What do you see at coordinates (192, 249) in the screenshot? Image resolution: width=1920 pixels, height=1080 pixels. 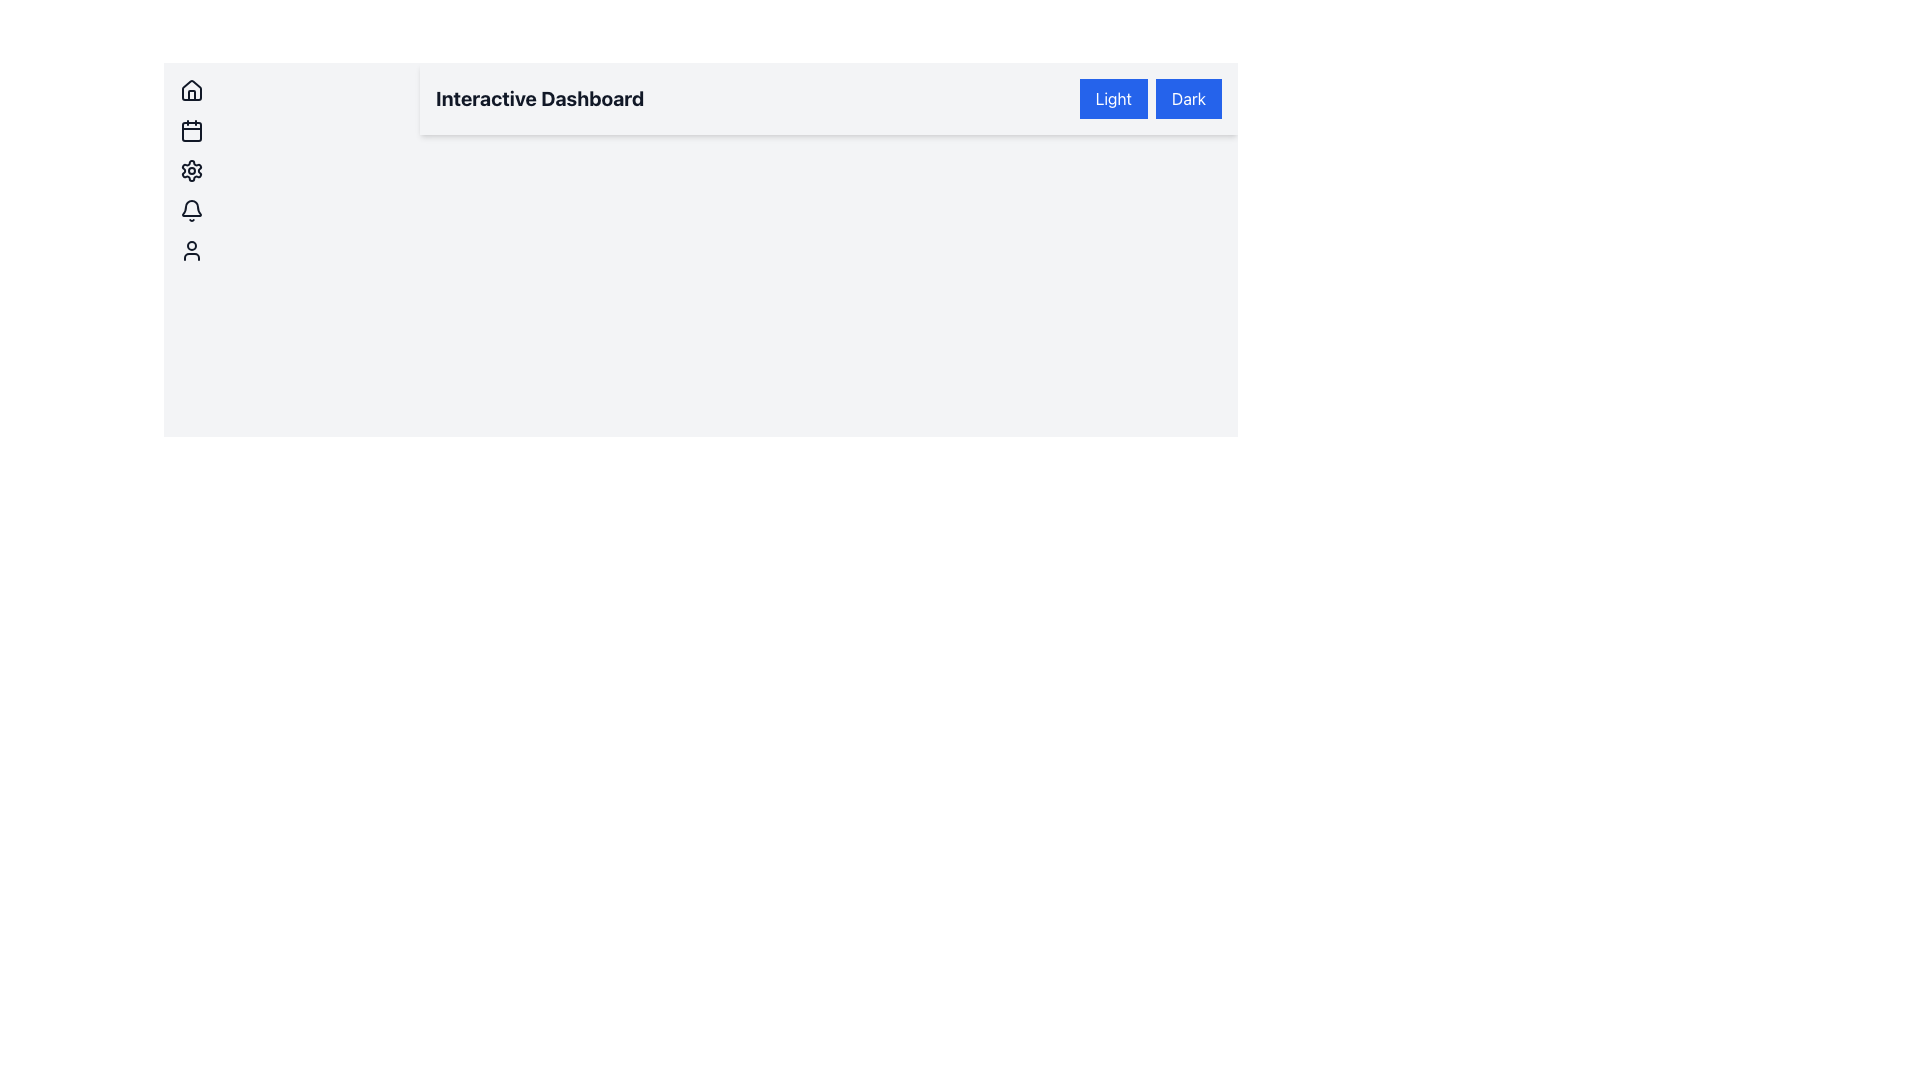 I see `the user symbol icon button, which is the fifth icon in a vertical stack on the left side of the interface` at bounding box center [192, 249].